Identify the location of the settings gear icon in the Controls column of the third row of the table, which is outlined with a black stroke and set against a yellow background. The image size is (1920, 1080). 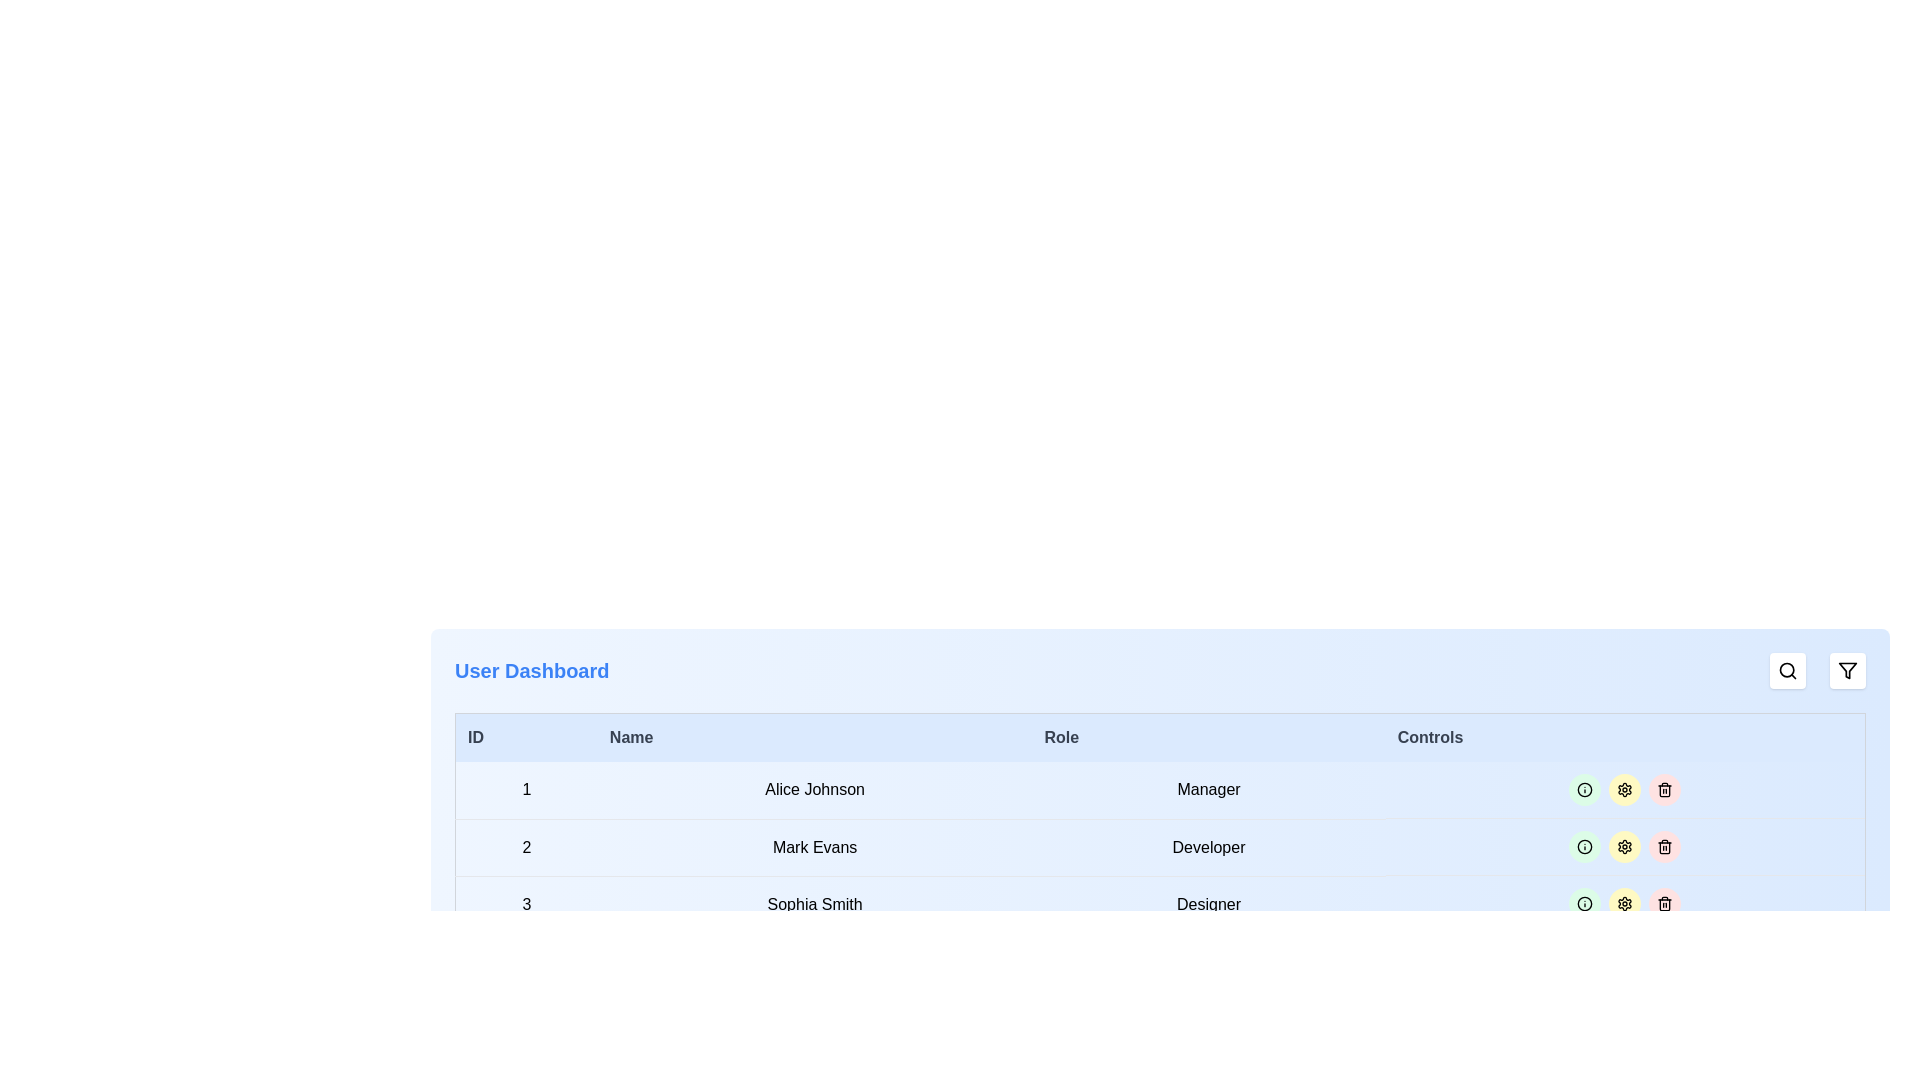
(1625, 789).